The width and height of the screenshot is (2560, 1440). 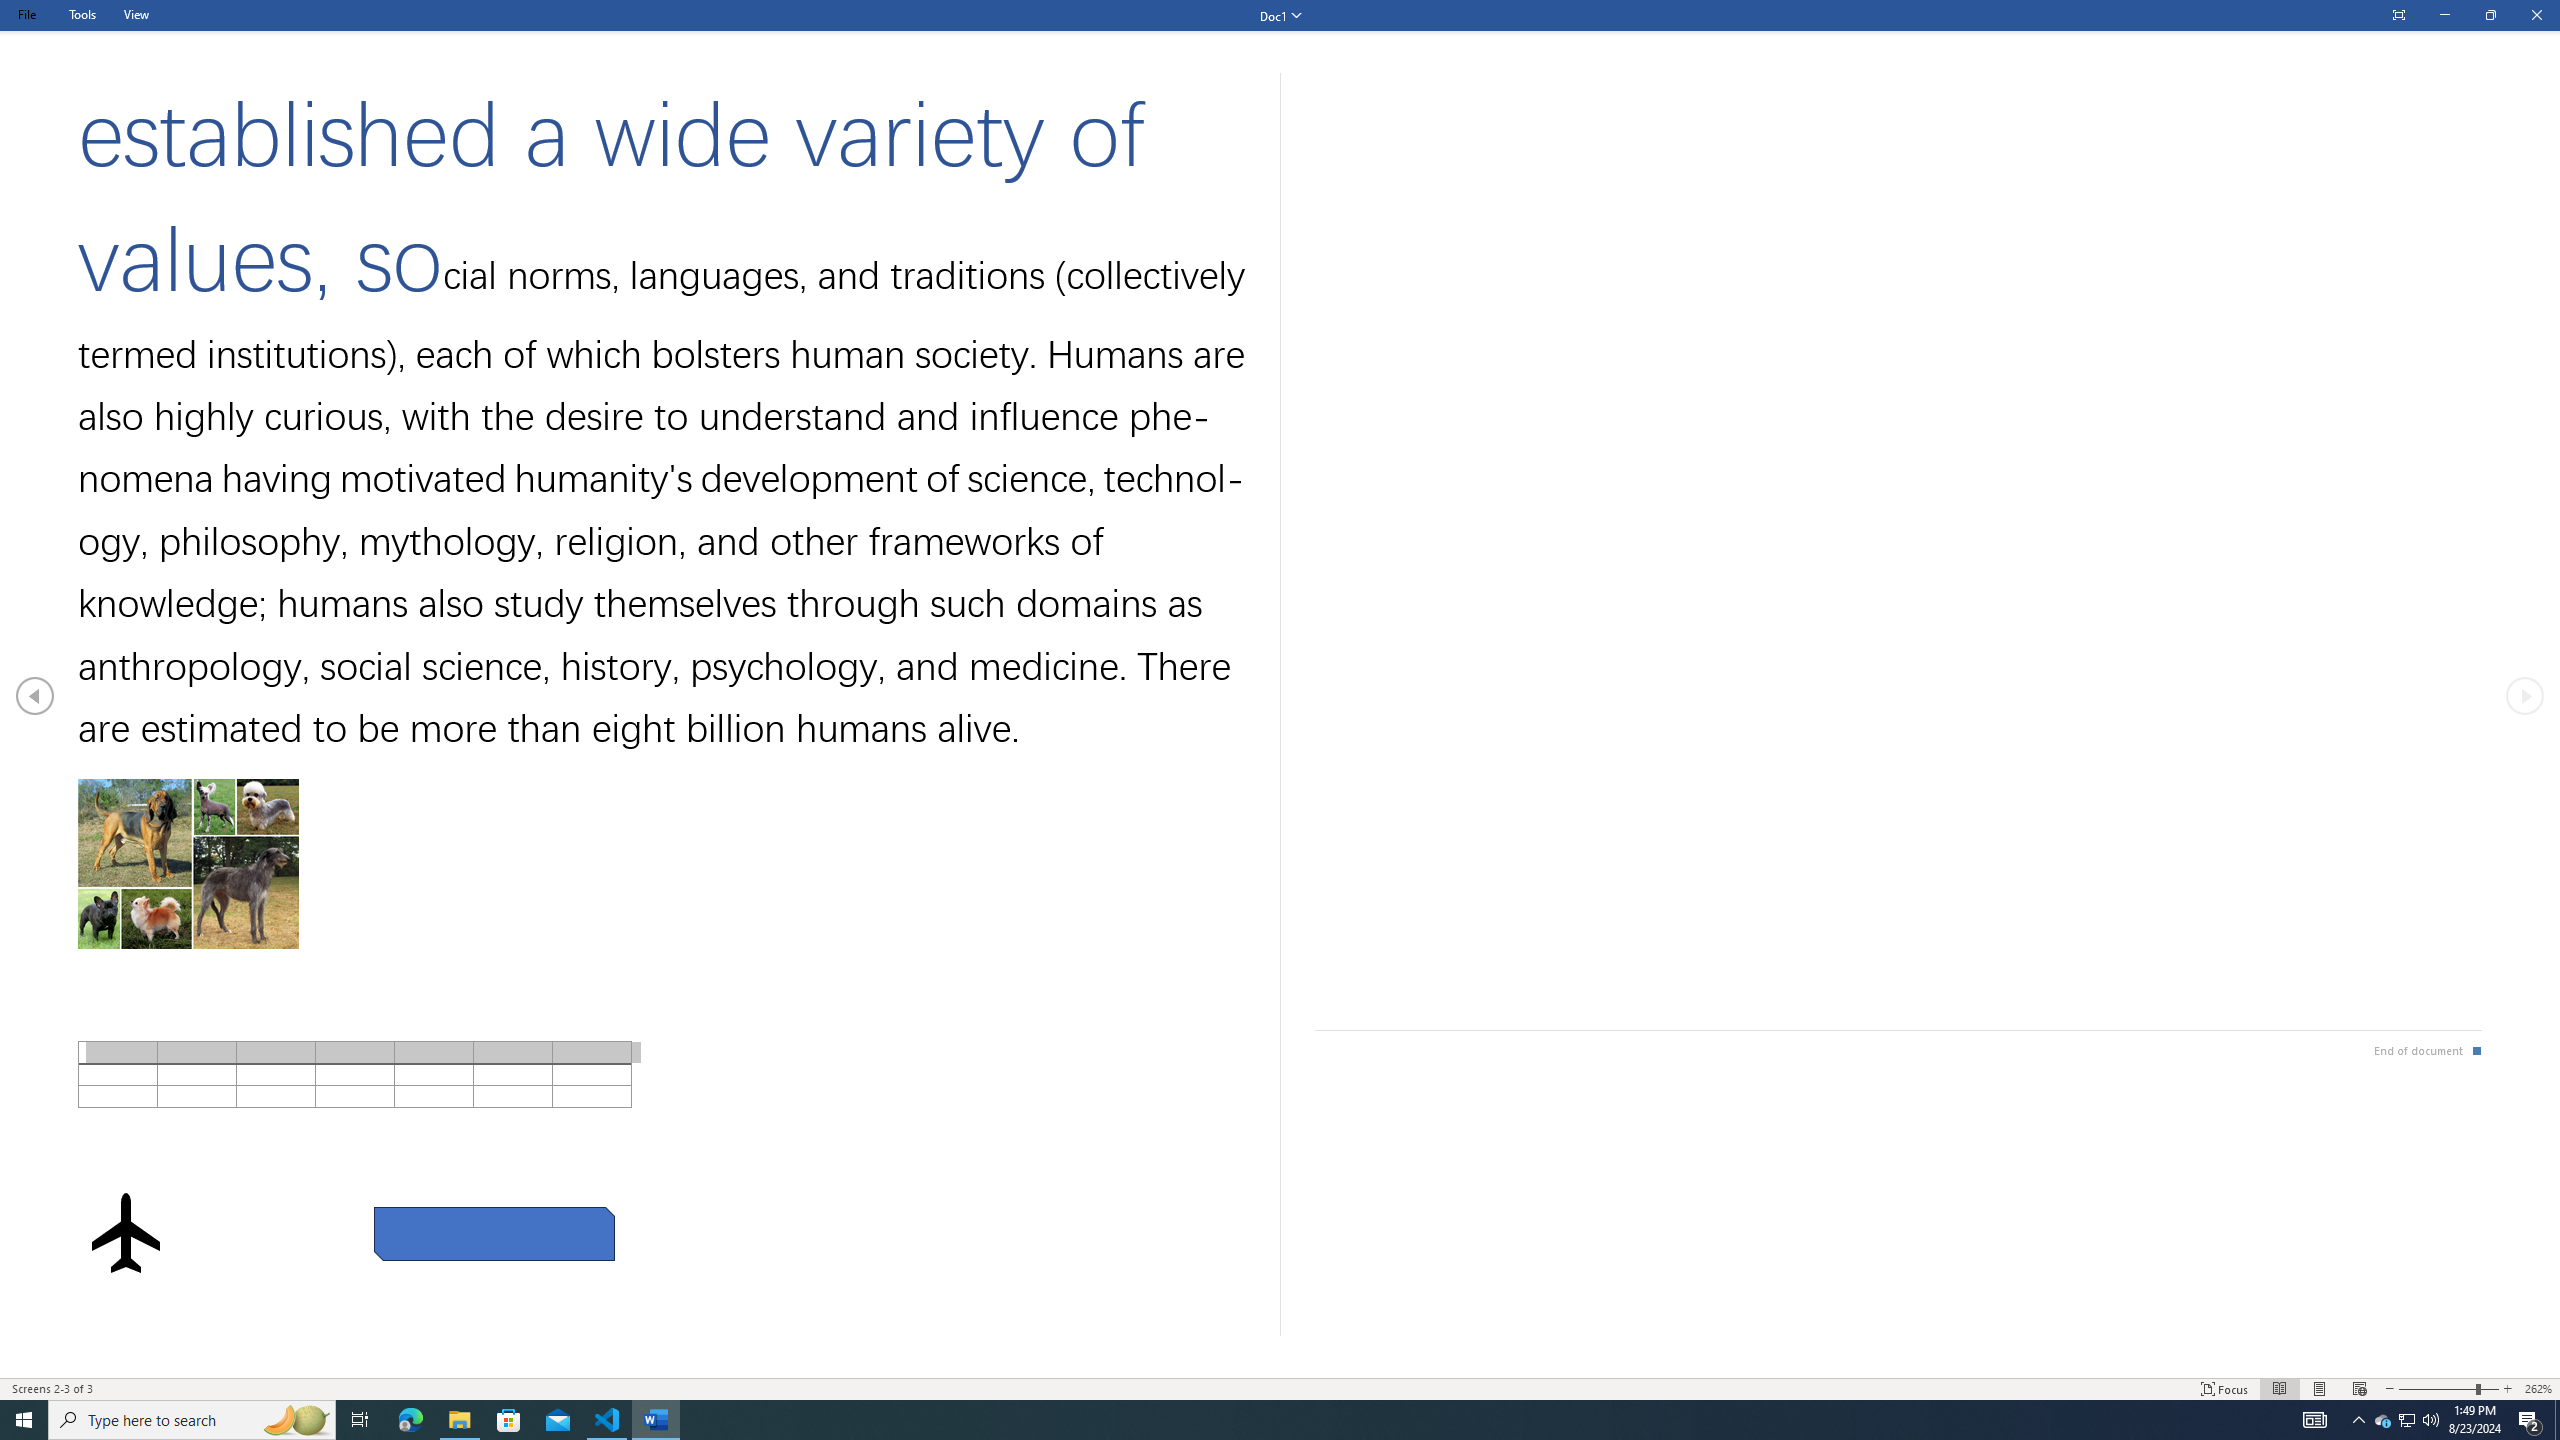 What do you see at coordinates (2225, 1389) in the screenshot?
I see `'Focus '` at bounding box center [2225, 1389].